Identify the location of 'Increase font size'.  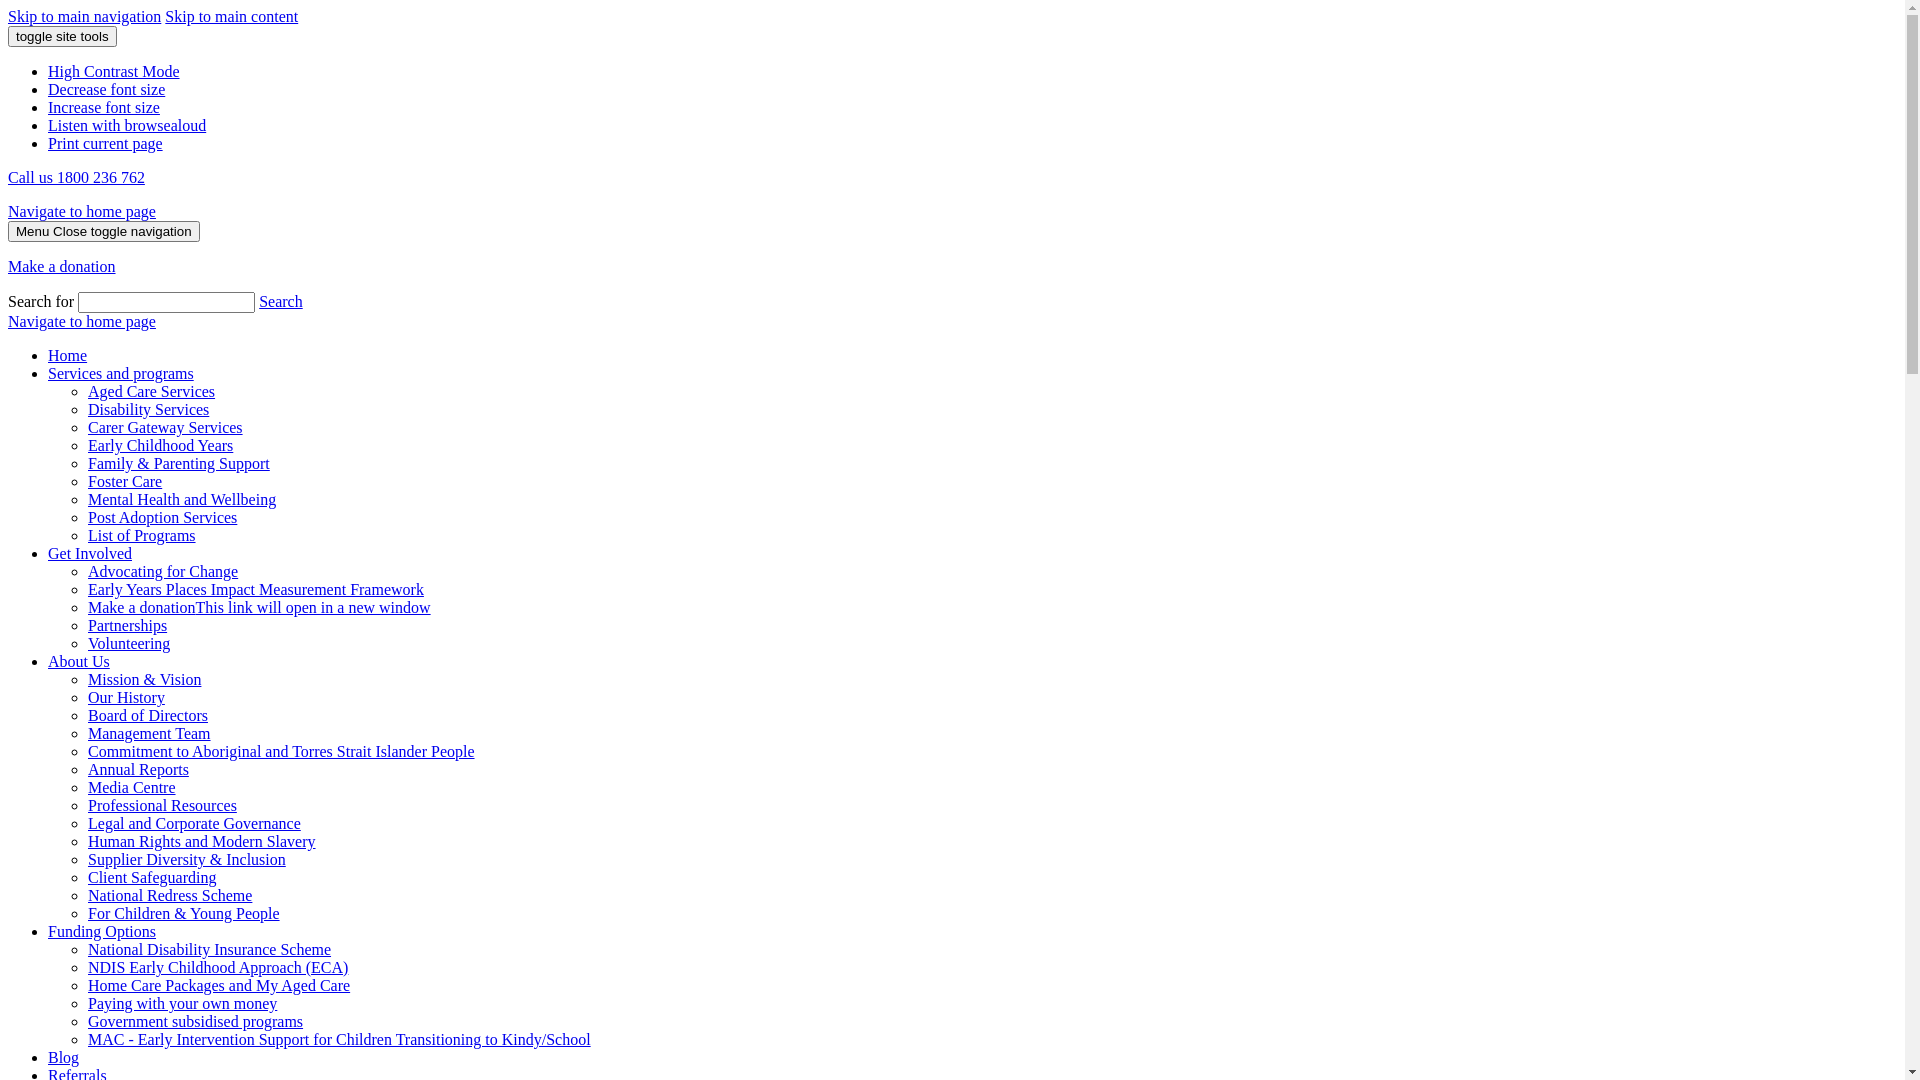
(103, 107).